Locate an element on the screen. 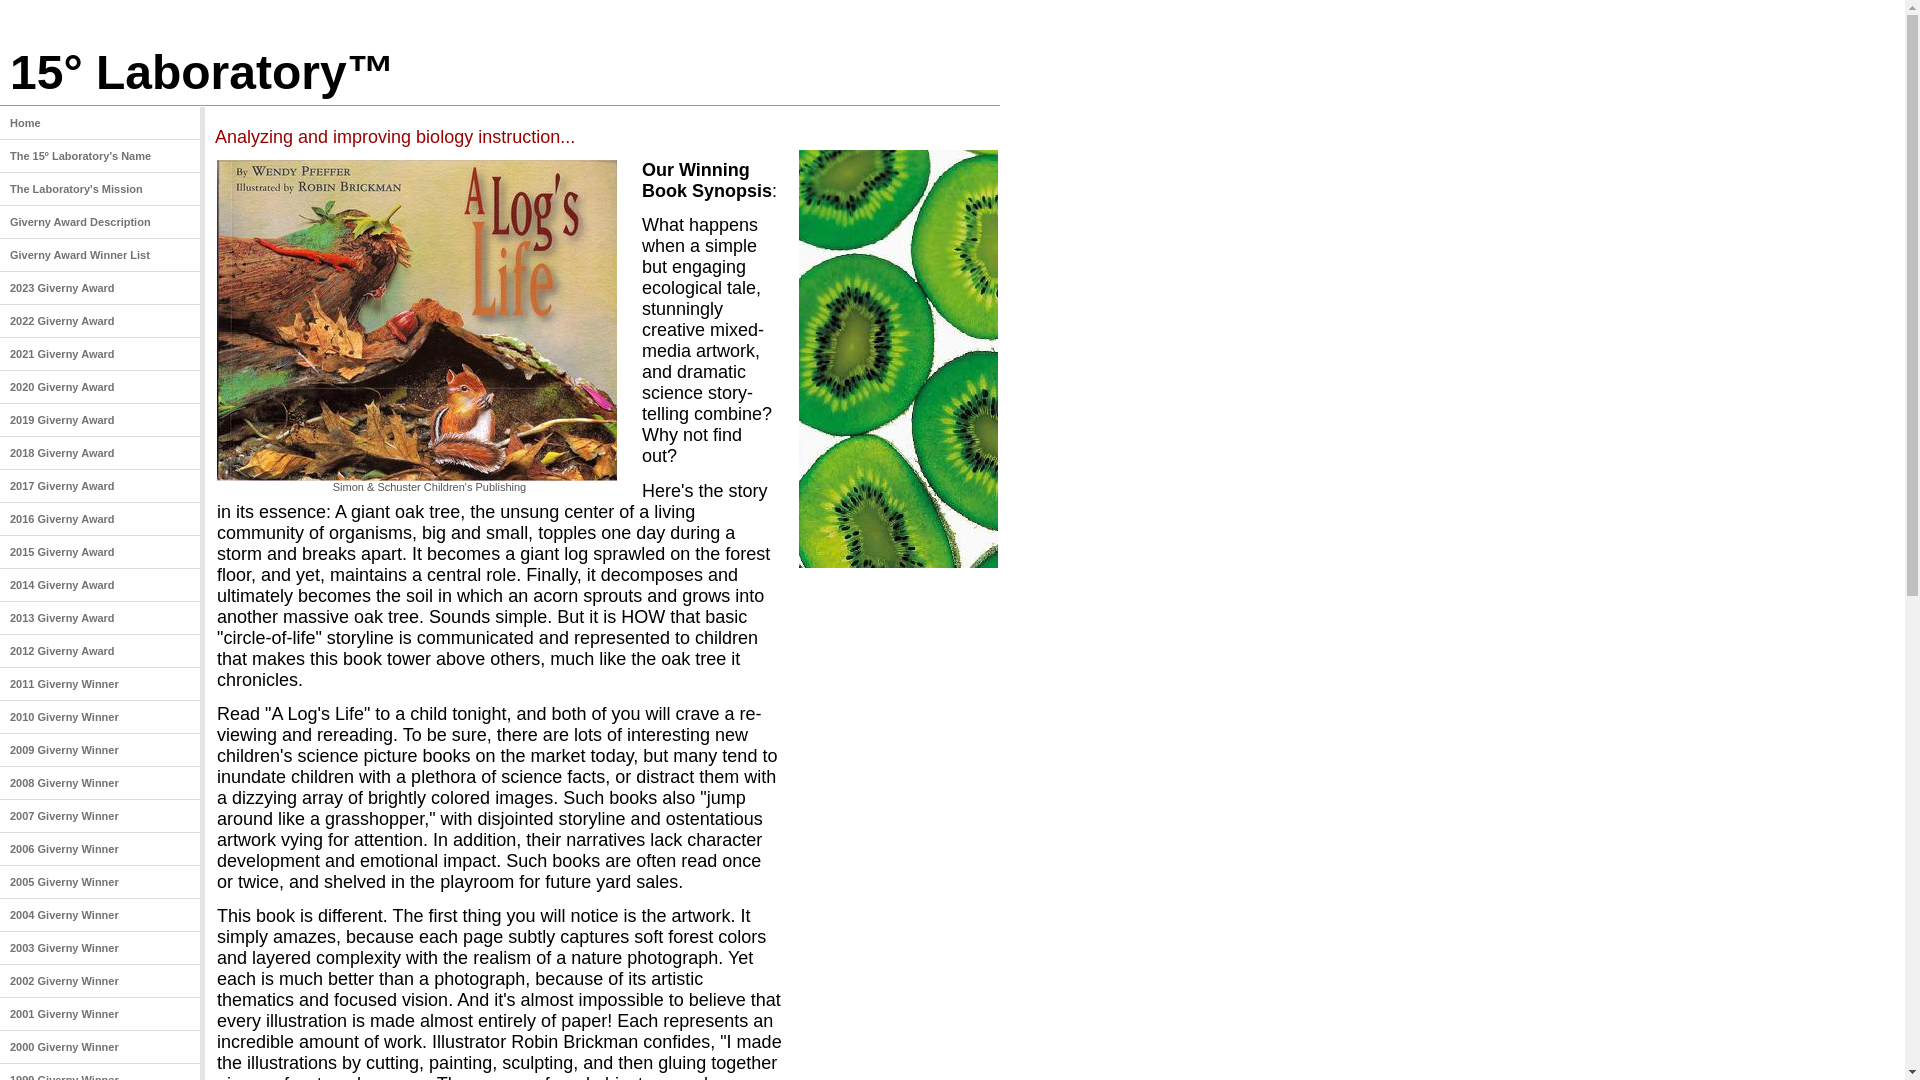  '2011 Giverny Winner' is located at coordinates (99, 683).